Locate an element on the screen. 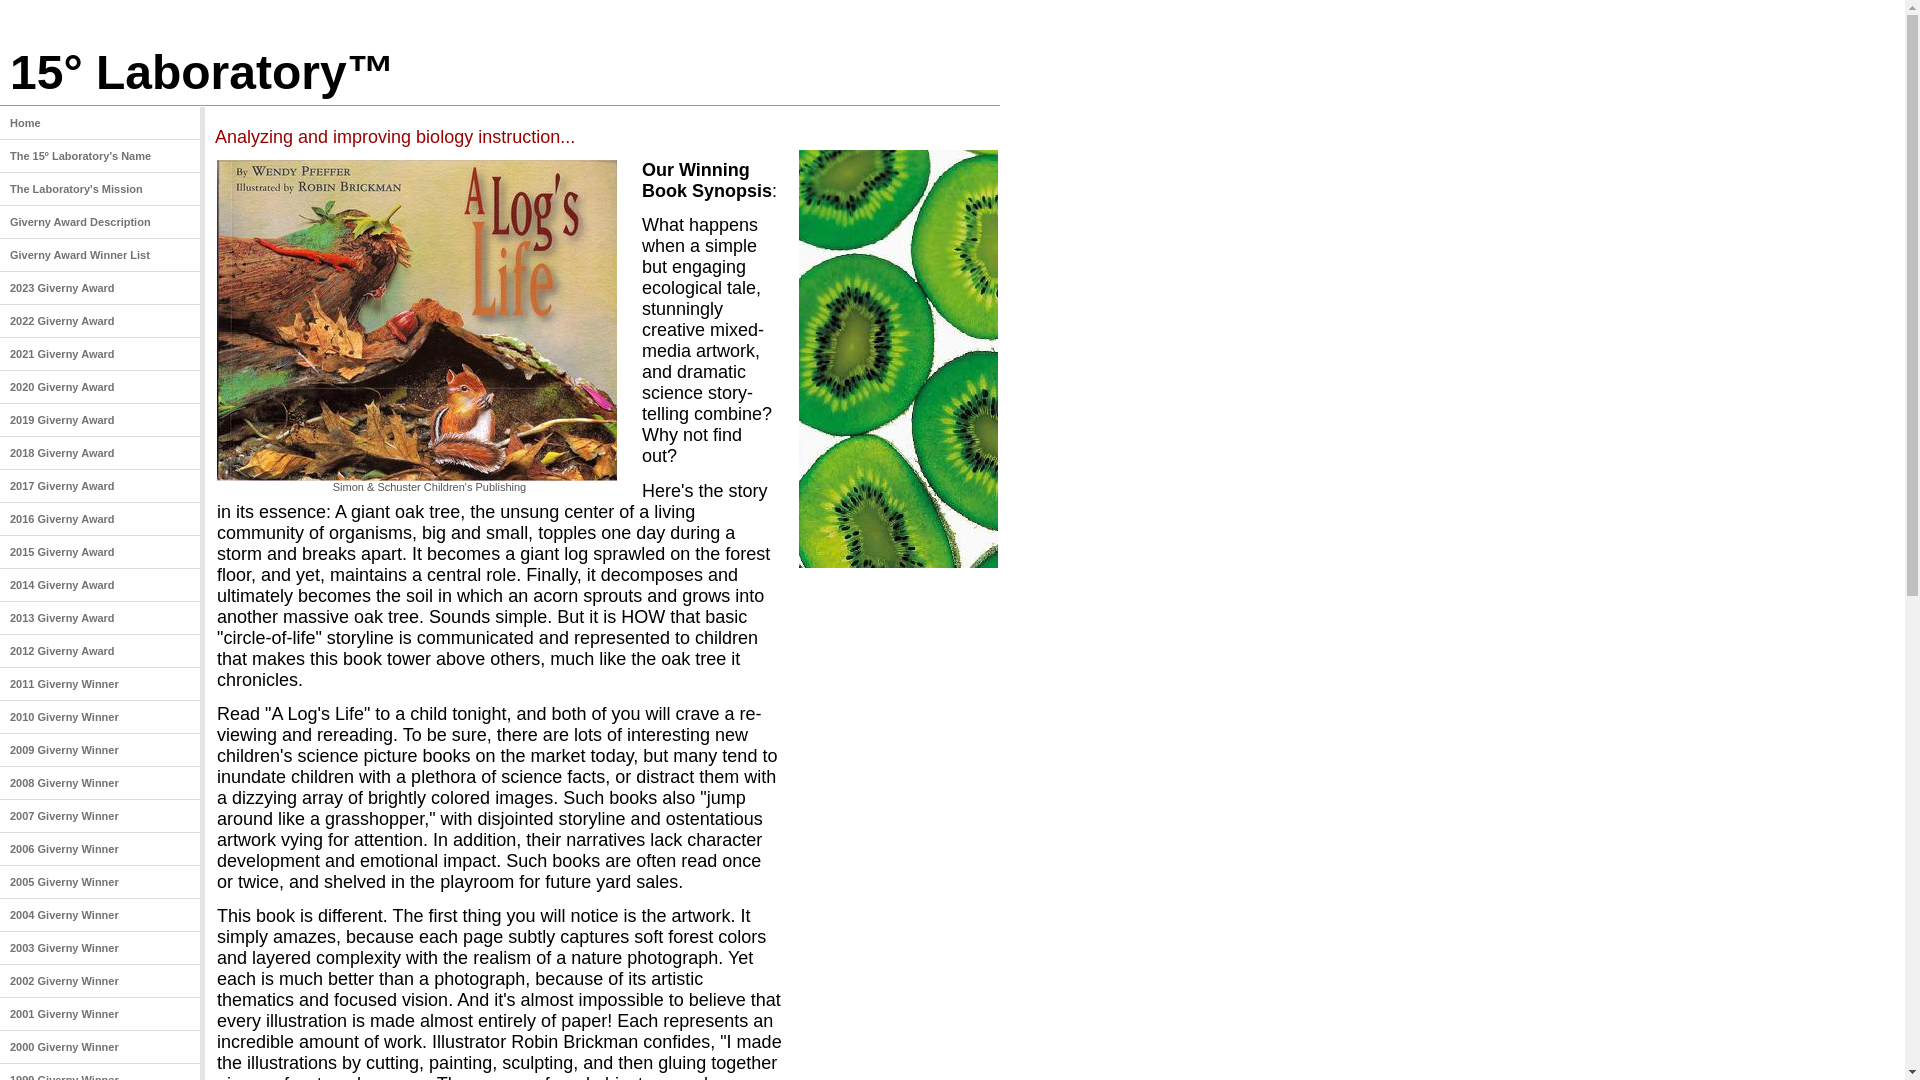  '2011 Giverny Winner' is located at coordinates (99, 683).